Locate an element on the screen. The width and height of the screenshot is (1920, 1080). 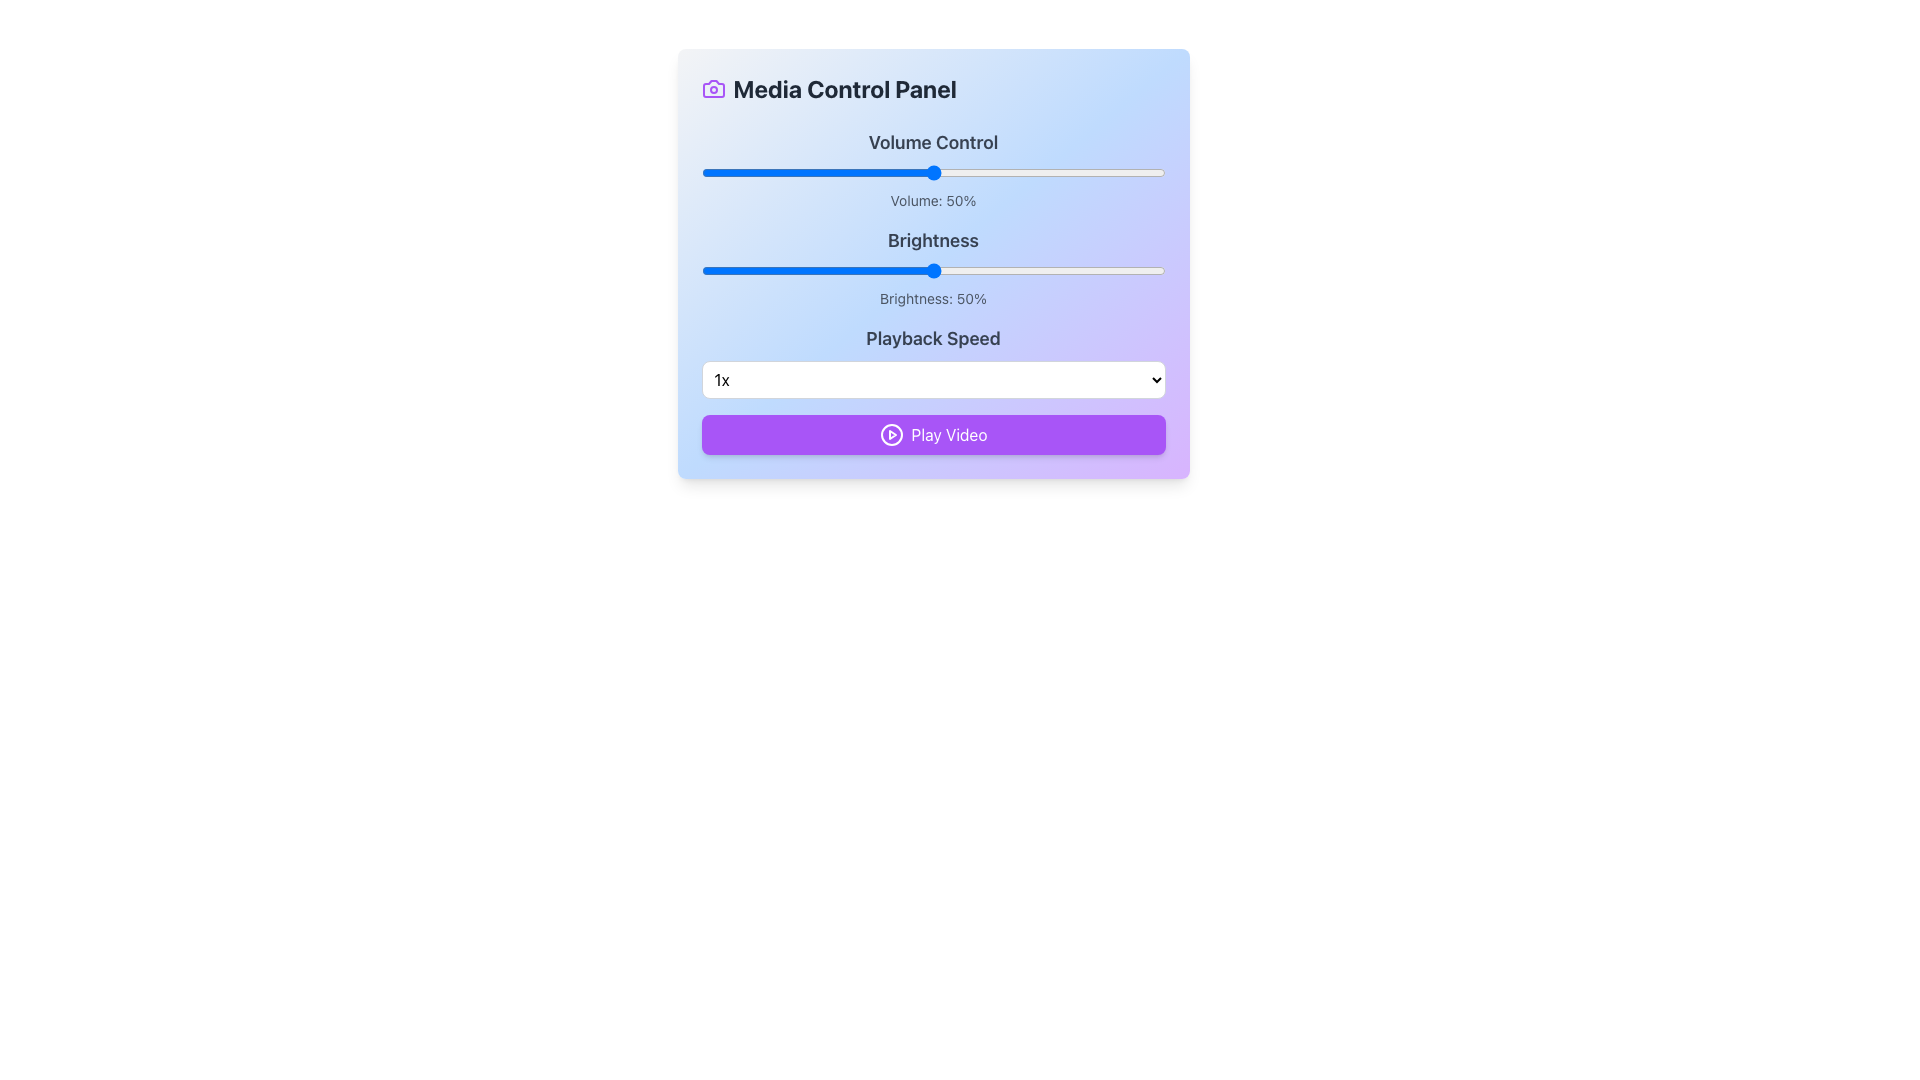
the brightness level is located at coordinates (1021, 270).